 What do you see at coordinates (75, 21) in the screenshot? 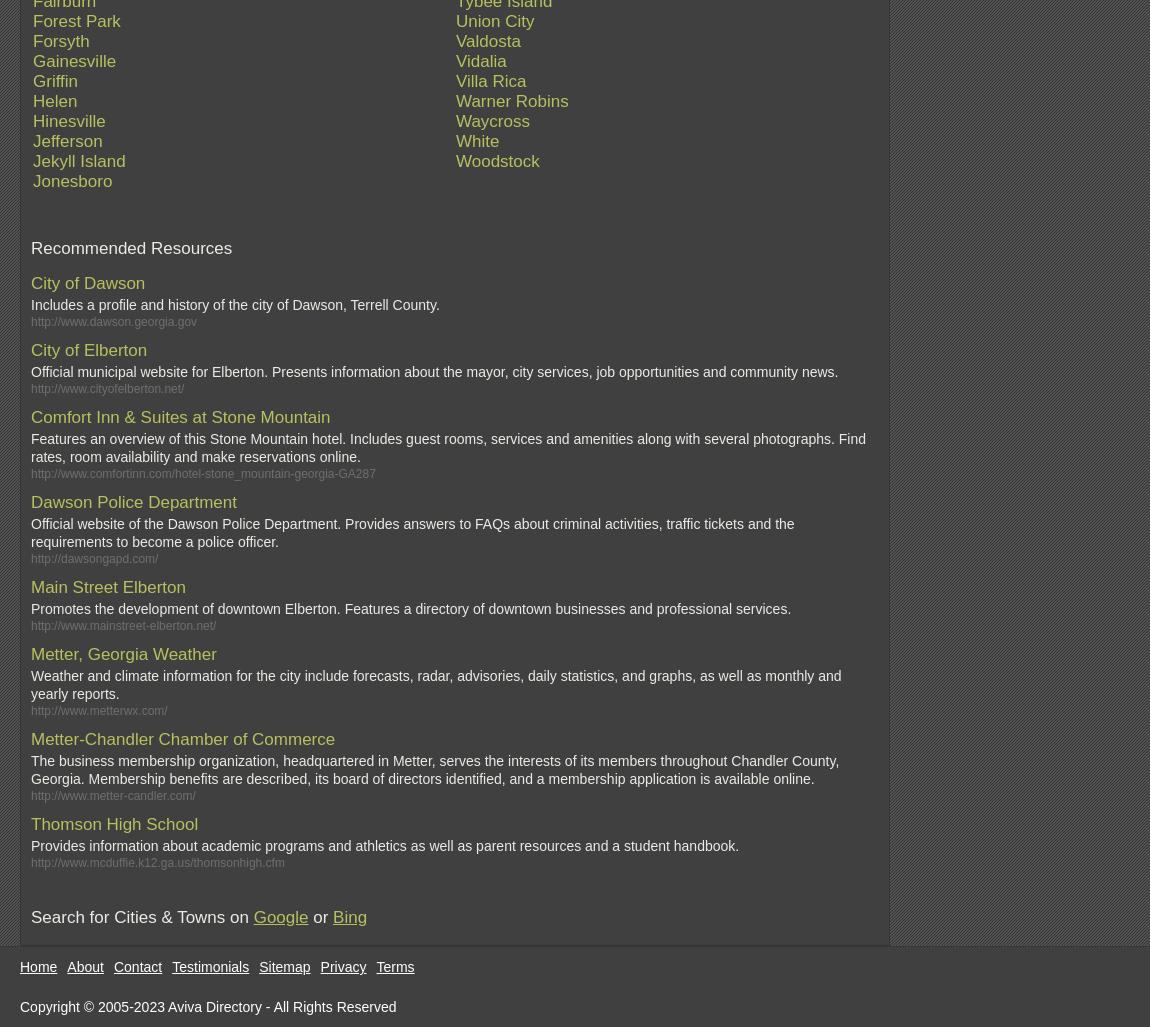
I see `'Forest Park'` at bounding box center [75, 21].